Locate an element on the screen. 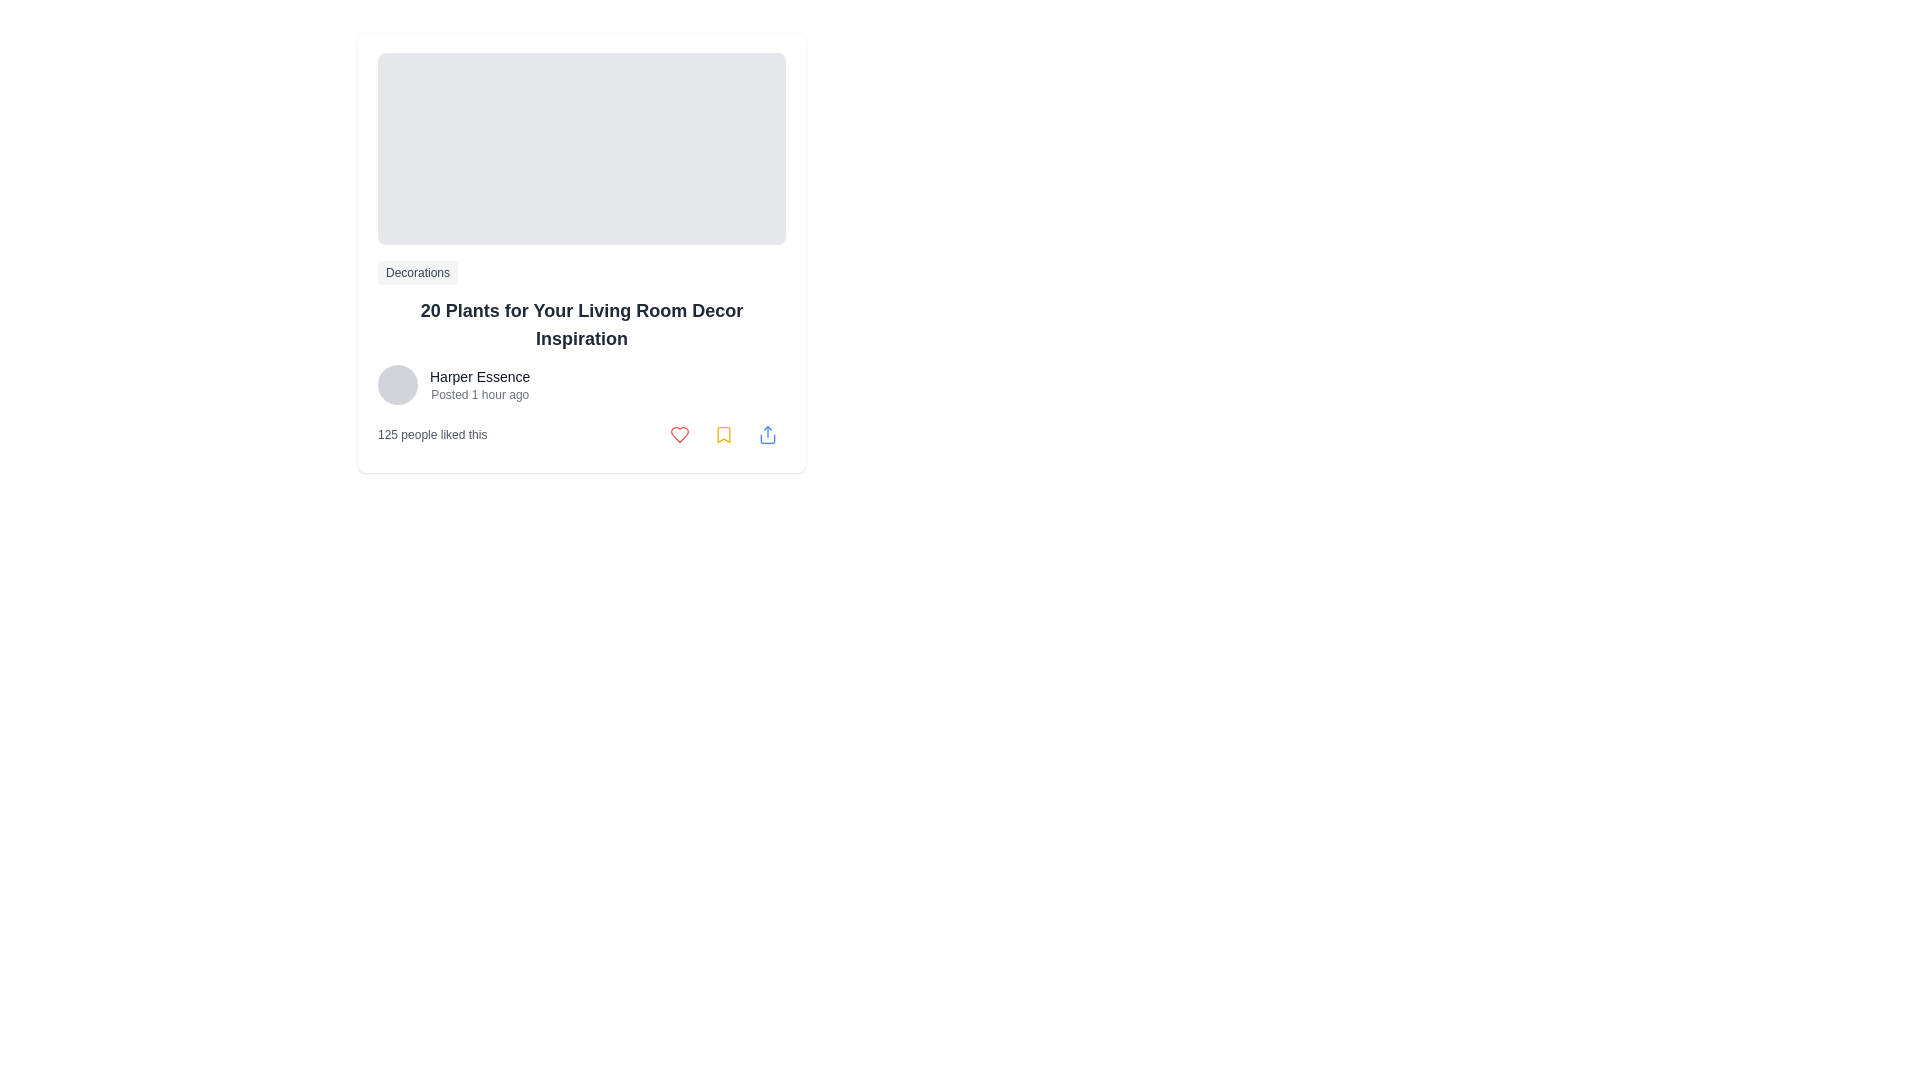  the yellow bookmark-shaped icon located below the text '125 people liked this', which is the second in a row of three interactive icons, to bookmark the content is located at coordinates (723, 434).